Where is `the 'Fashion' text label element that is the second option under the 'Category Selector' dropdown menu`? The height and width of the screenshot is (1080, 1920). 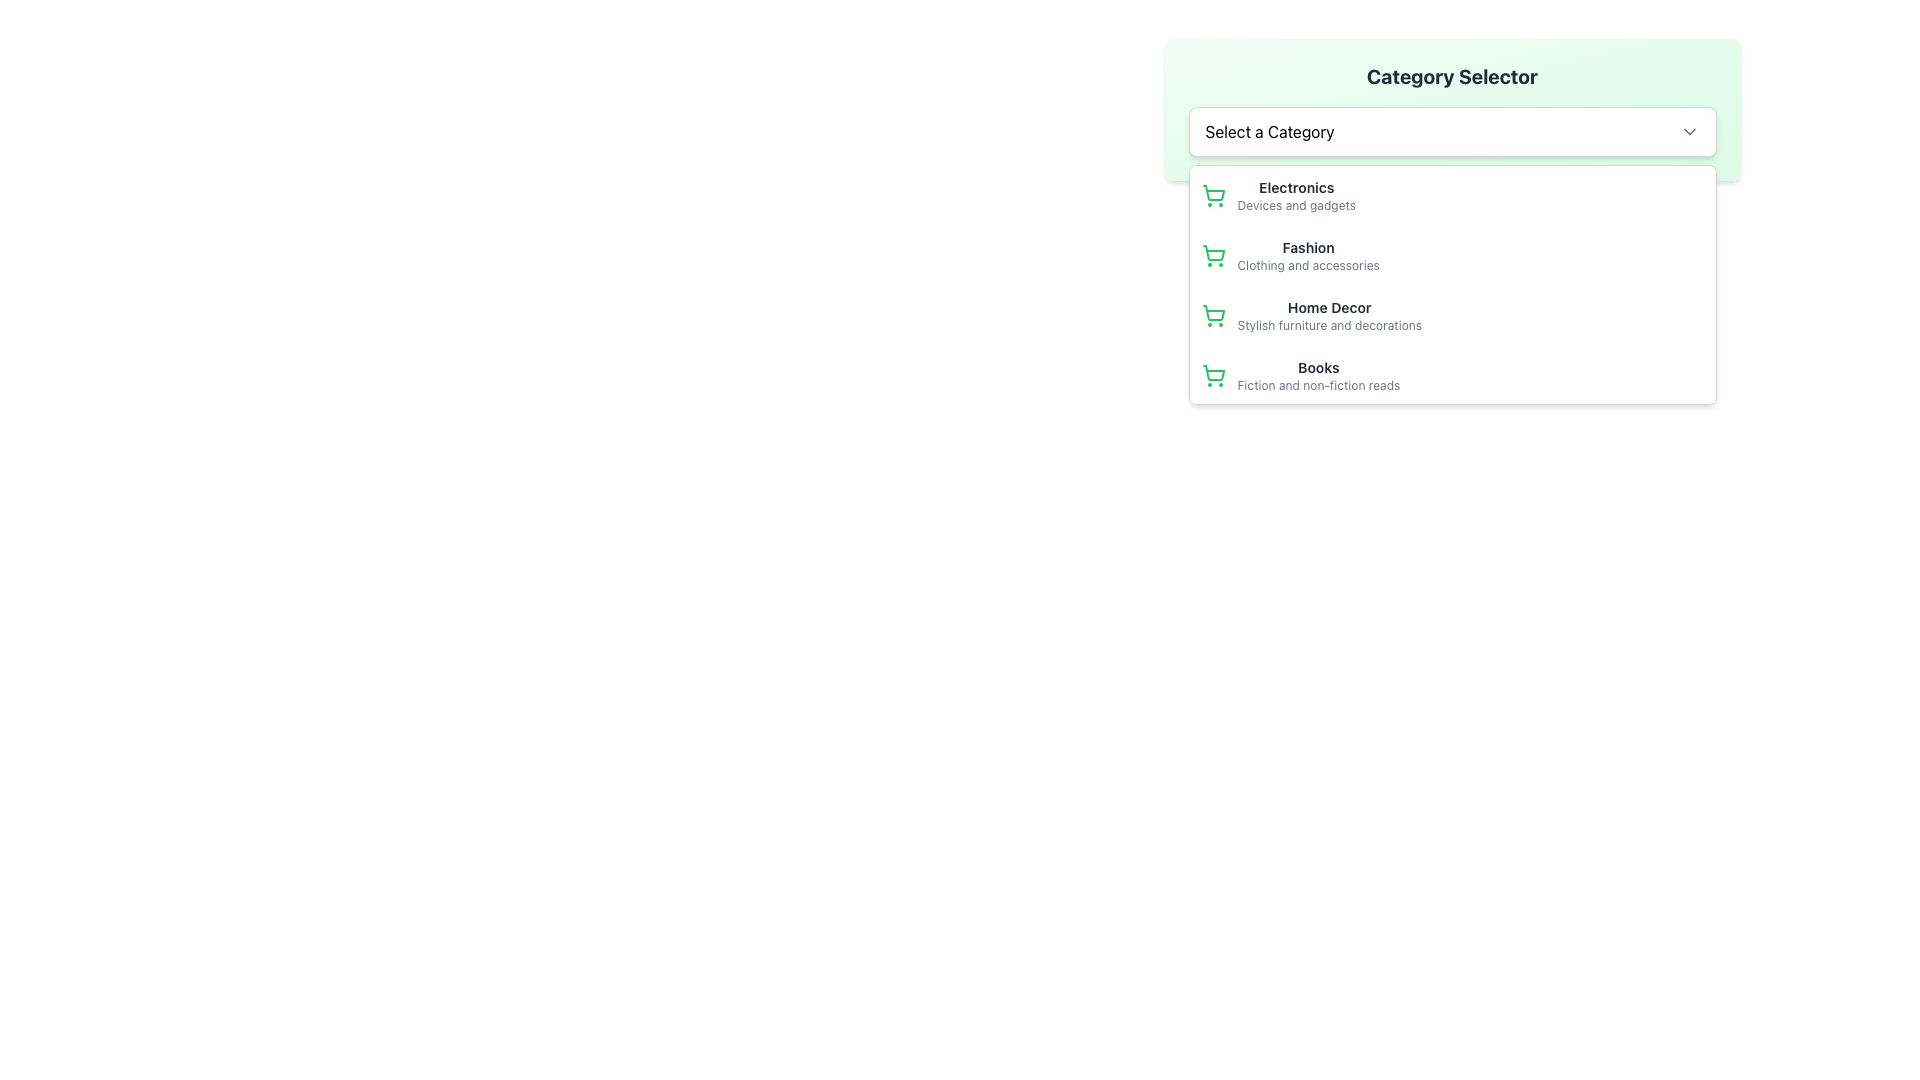
the 'Fashion' text label element that is the second option under the 'Category Selector' dropdown menu is located at coordinates (1308, 254).